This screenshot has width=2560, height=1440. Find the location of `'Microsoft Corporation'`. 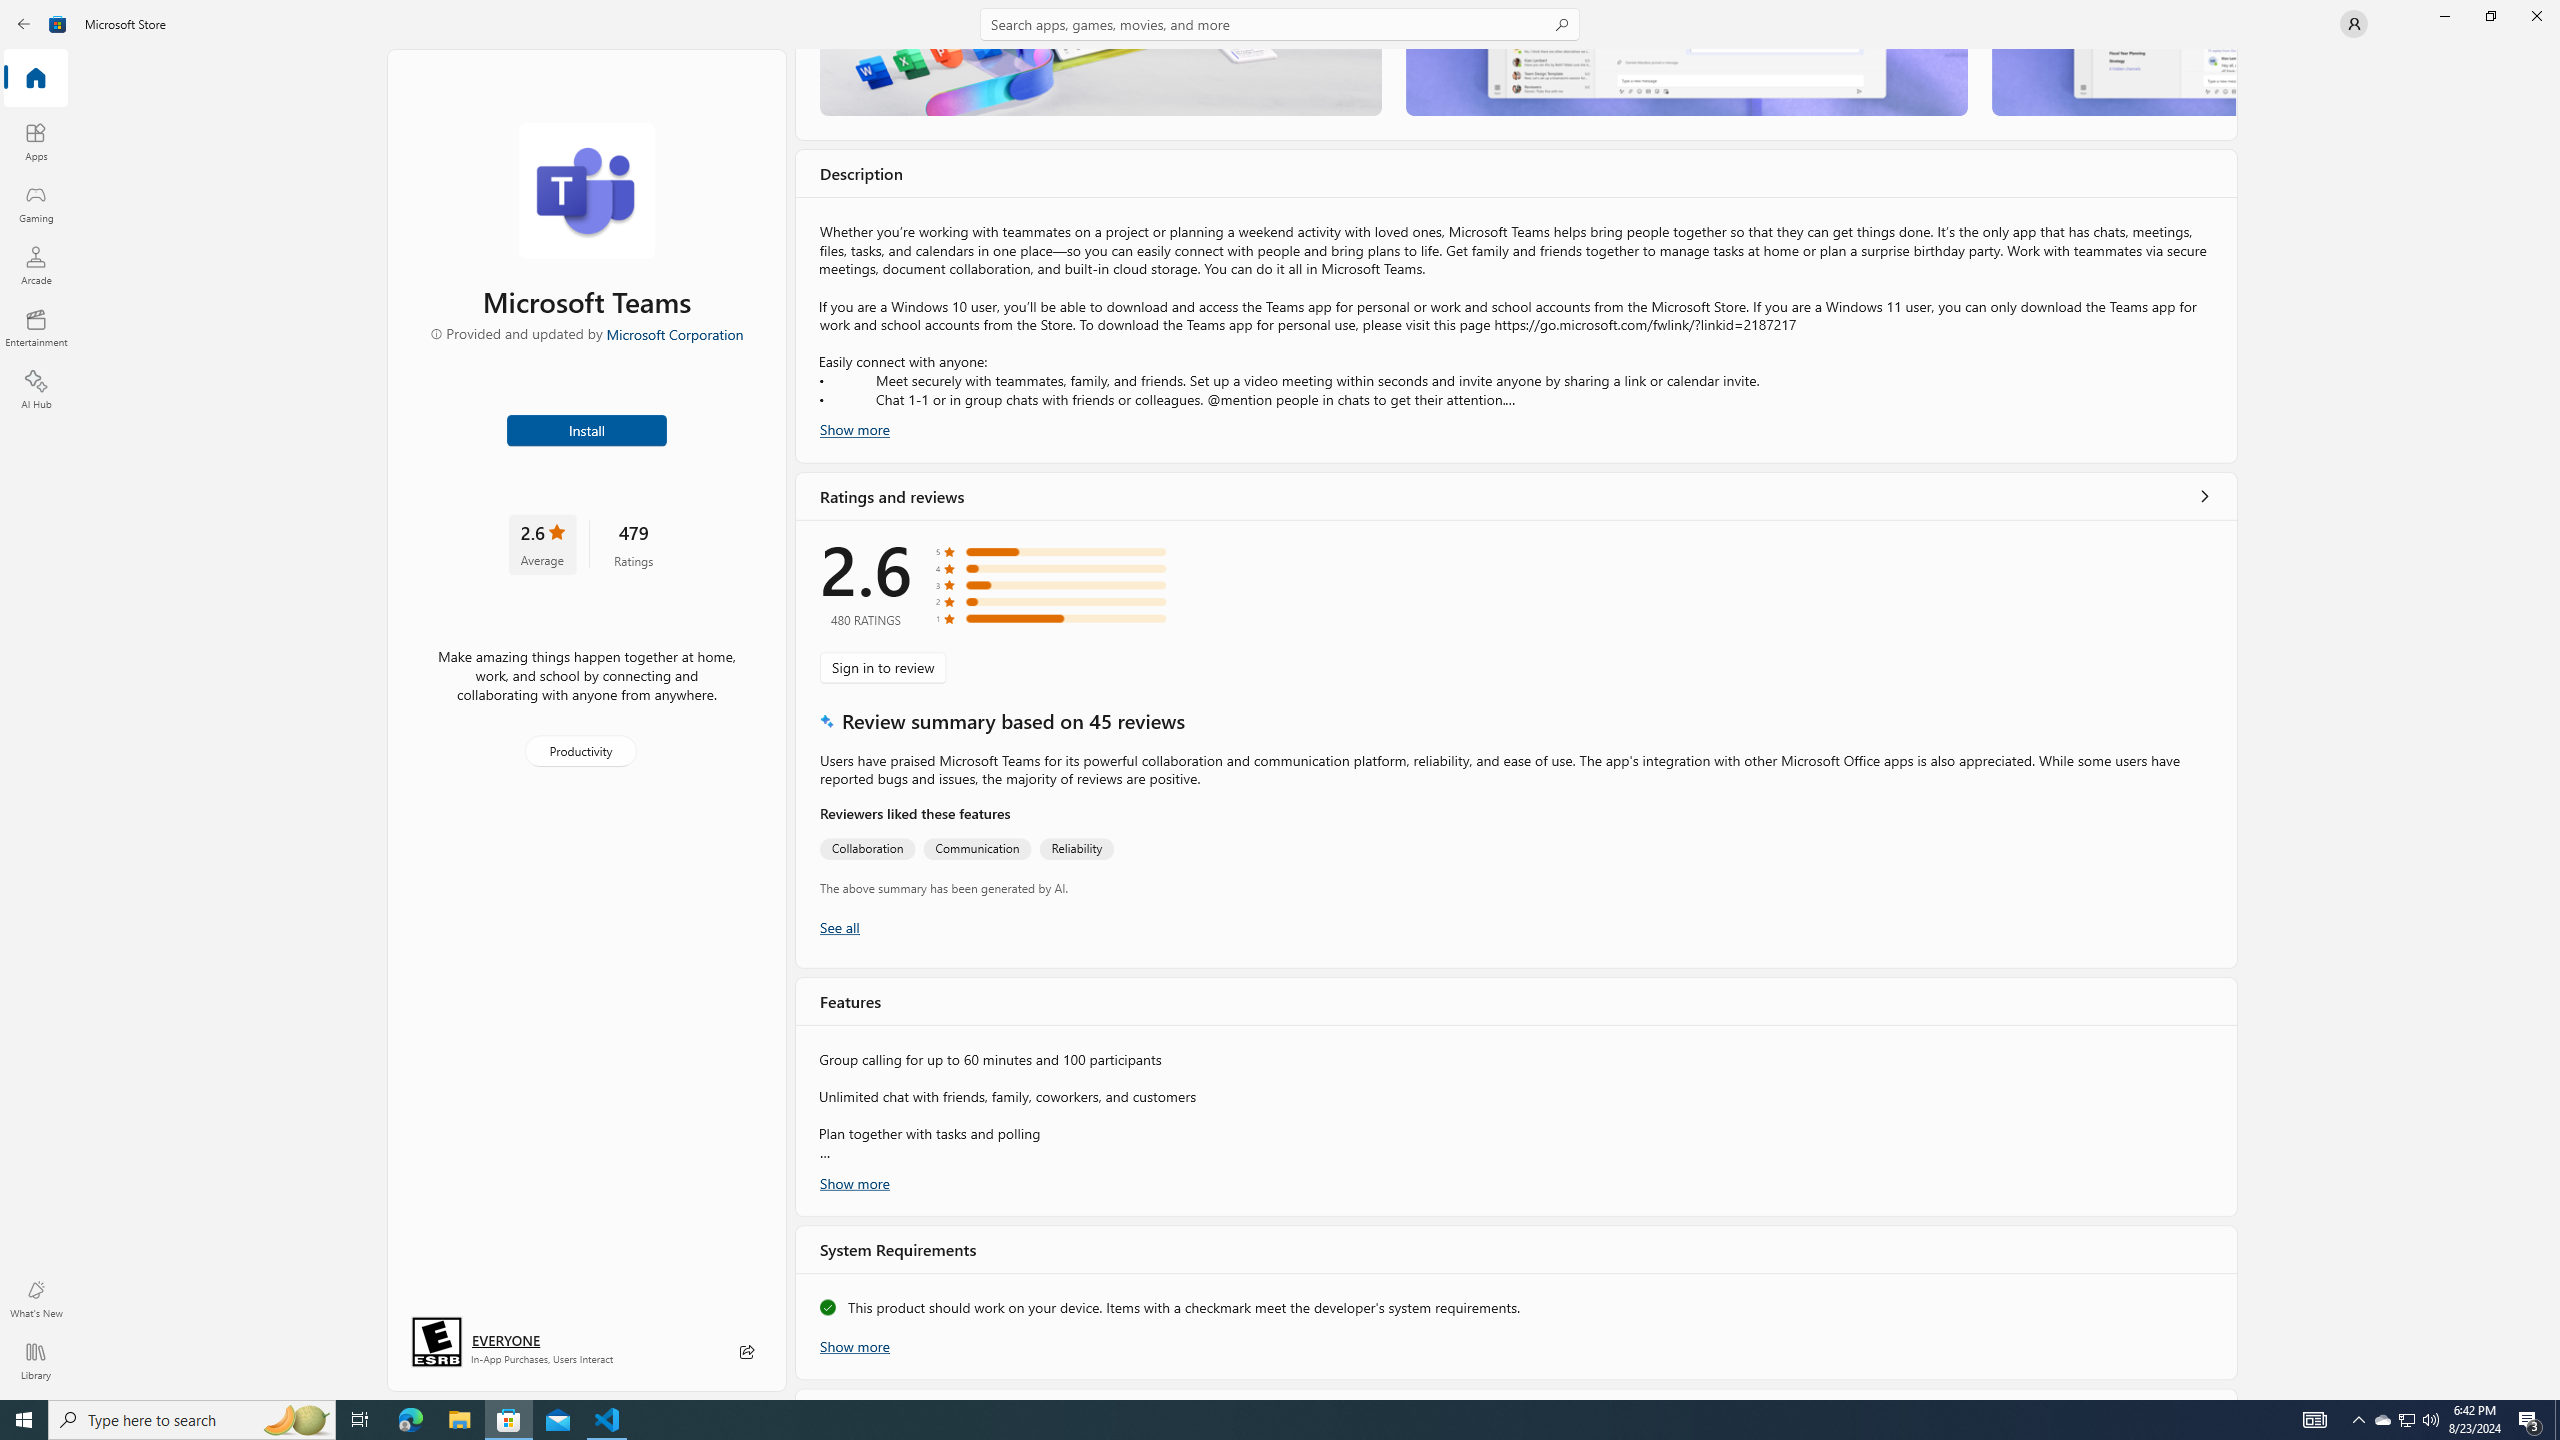

'Microsoft Corporation' is located at coordinates (673, 333).